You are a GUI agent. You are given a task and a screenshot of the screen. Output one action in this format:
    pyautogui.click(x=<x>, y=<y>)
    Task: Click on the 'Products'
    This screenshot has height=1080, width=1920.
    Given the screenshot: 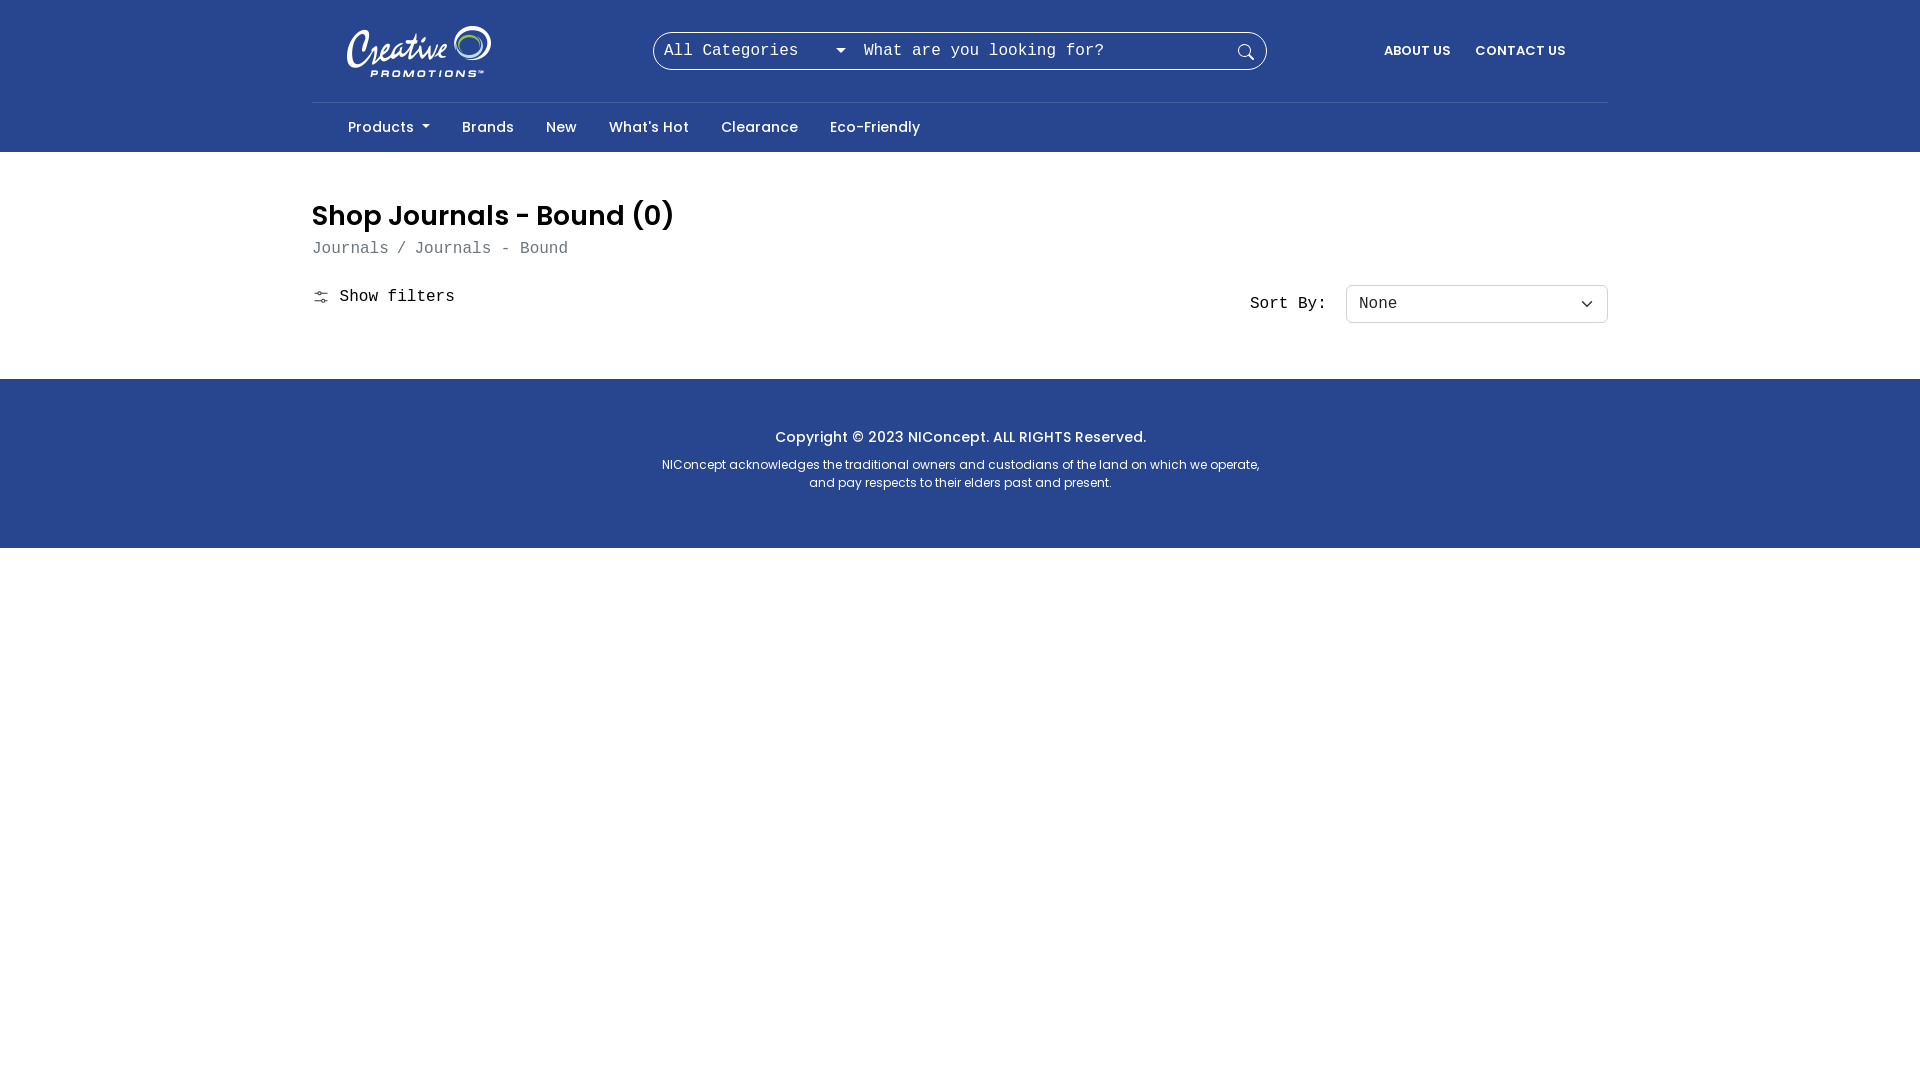 What is the action you would take?
    pyautogui.click(x=388, y=127)
    